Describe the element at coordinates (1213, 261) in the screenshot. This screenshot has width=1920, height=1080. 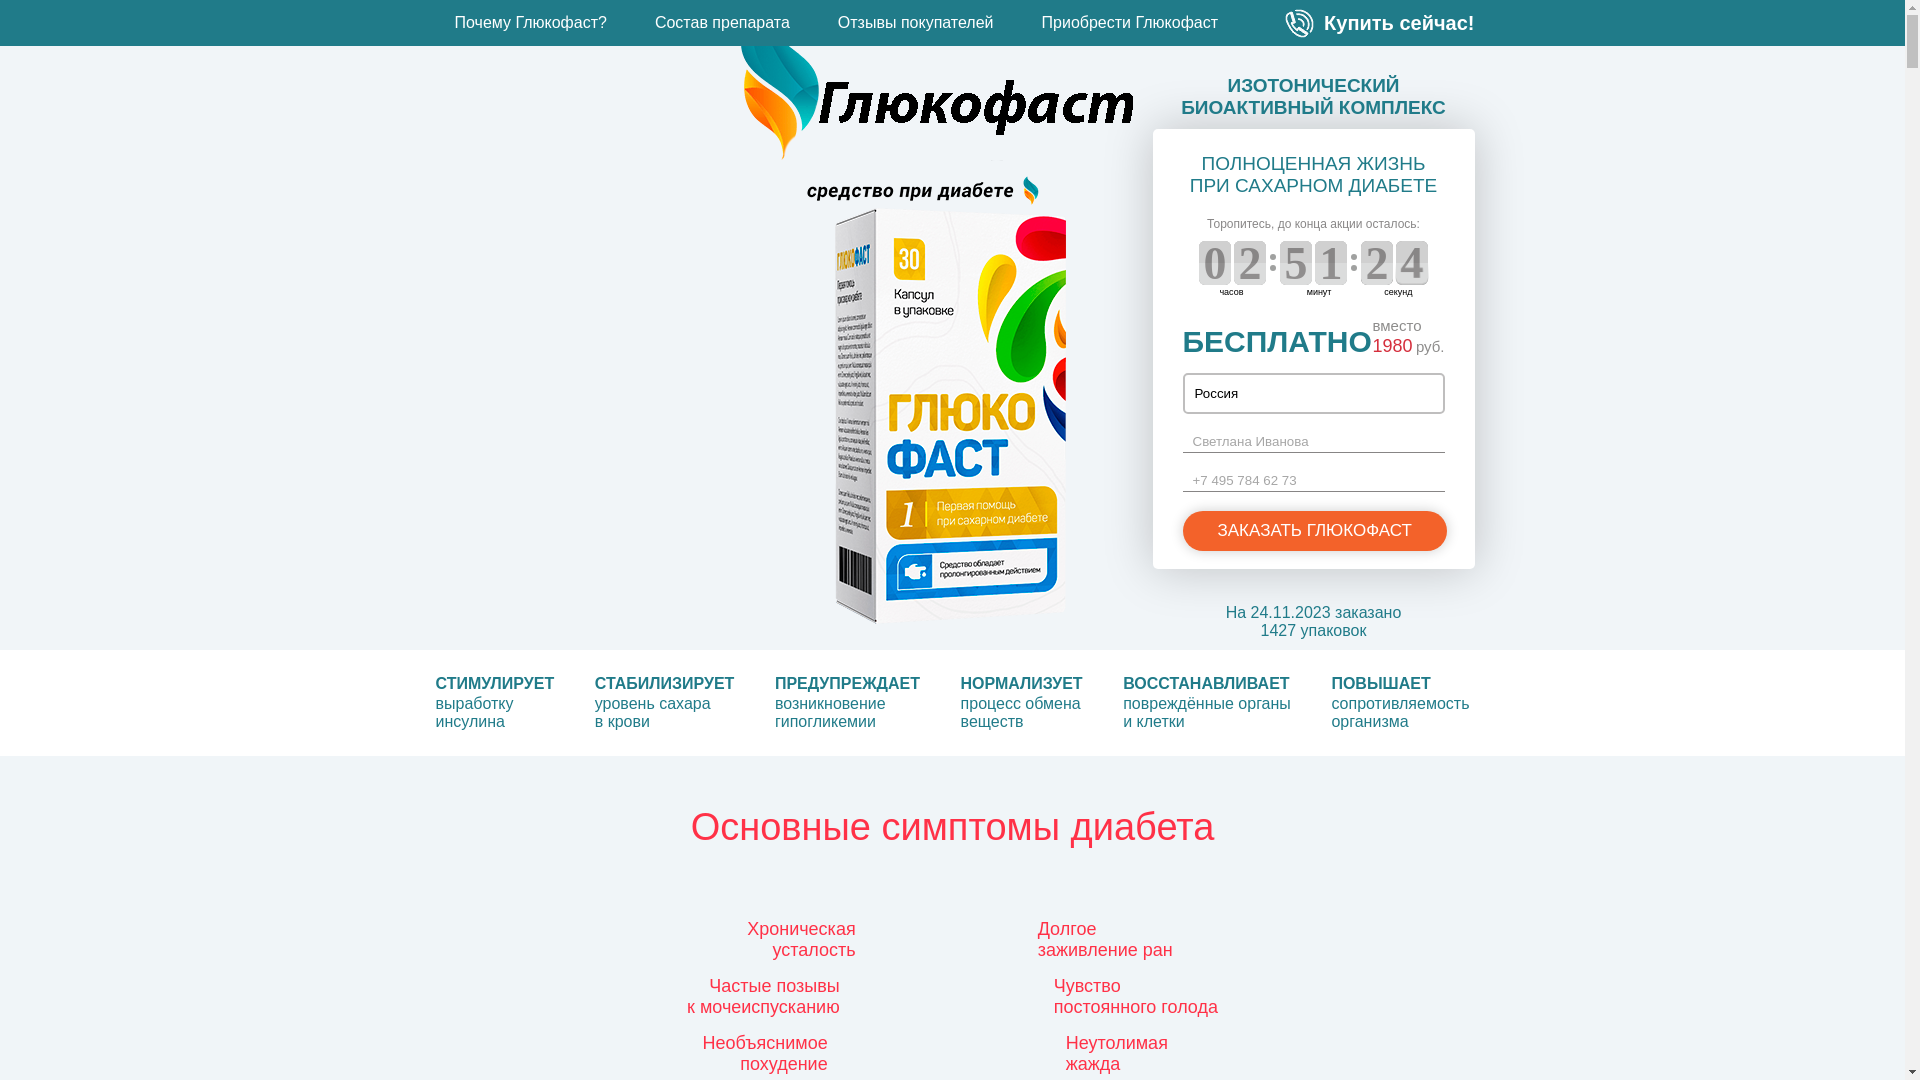
I see `'9` at that location.